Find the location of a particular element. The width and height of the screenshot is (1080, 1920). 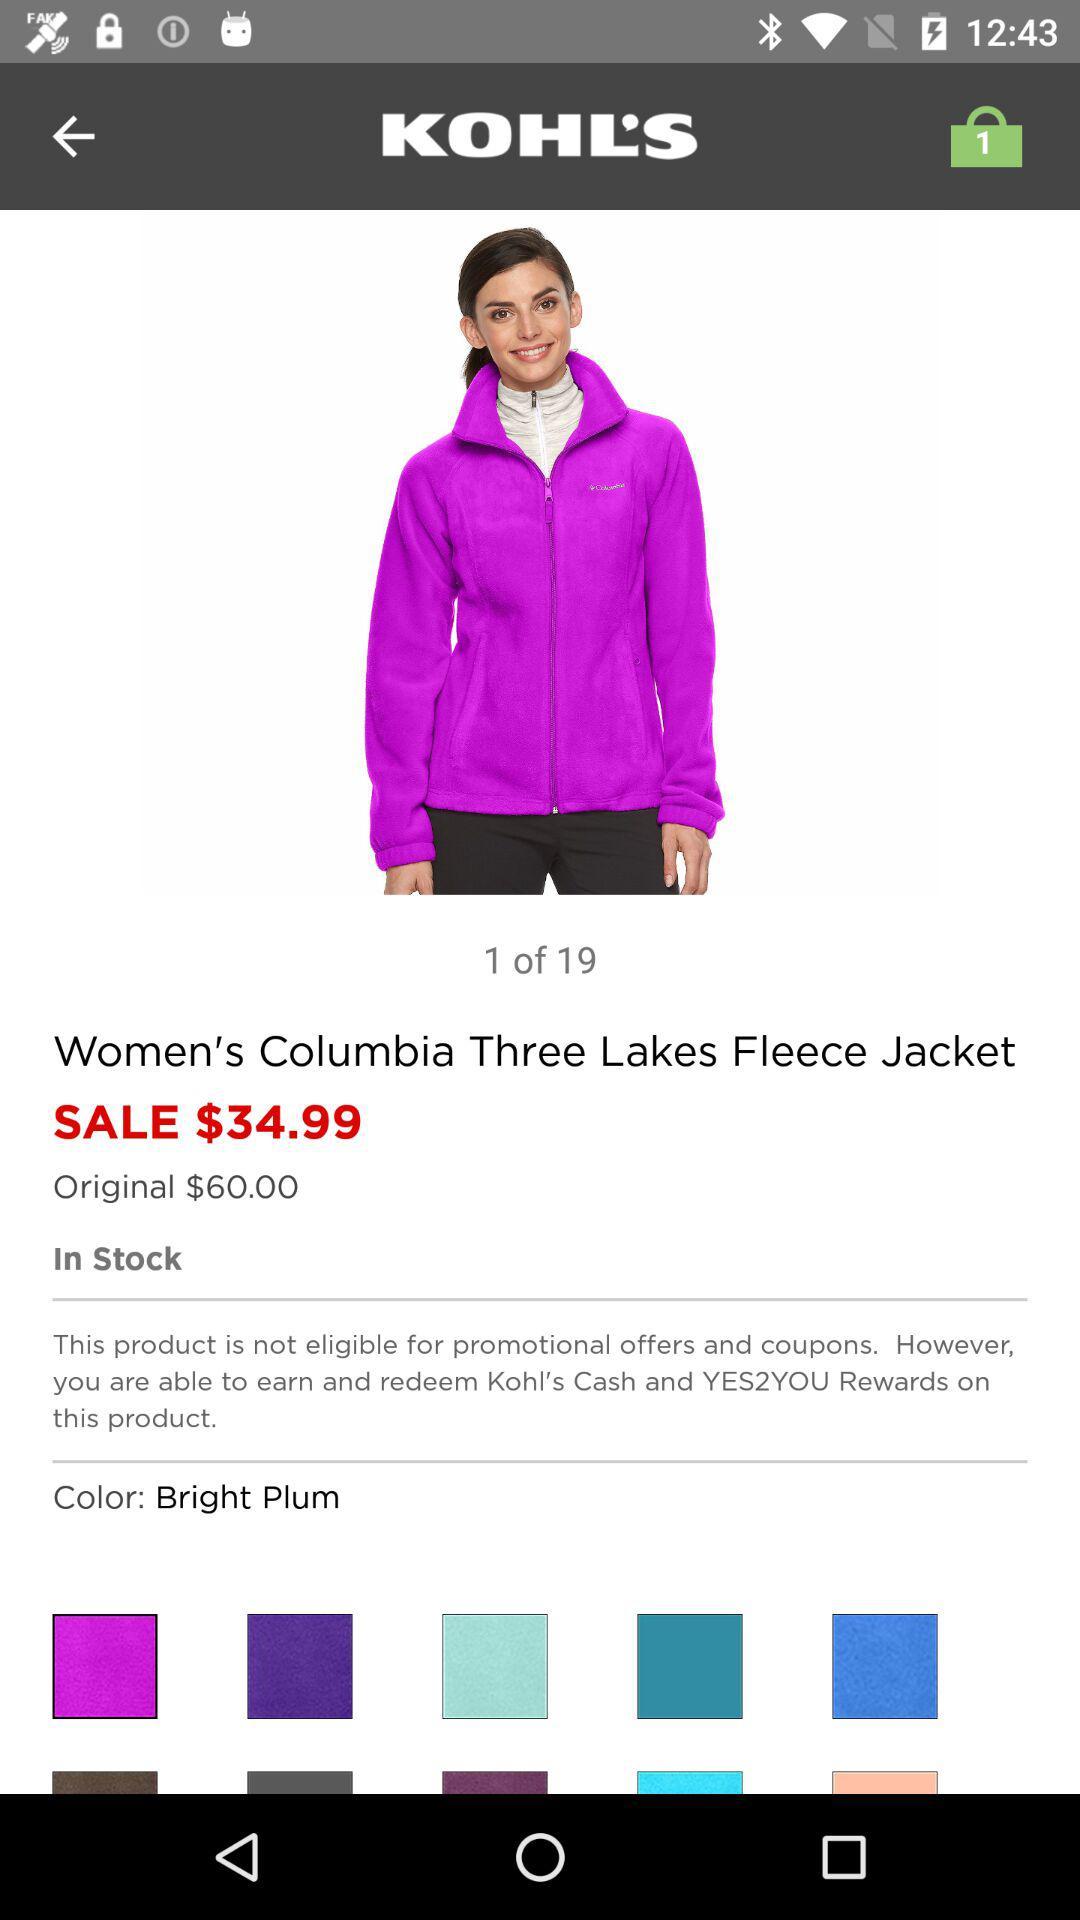

choose purple color is located at coordinates (494, 1782).